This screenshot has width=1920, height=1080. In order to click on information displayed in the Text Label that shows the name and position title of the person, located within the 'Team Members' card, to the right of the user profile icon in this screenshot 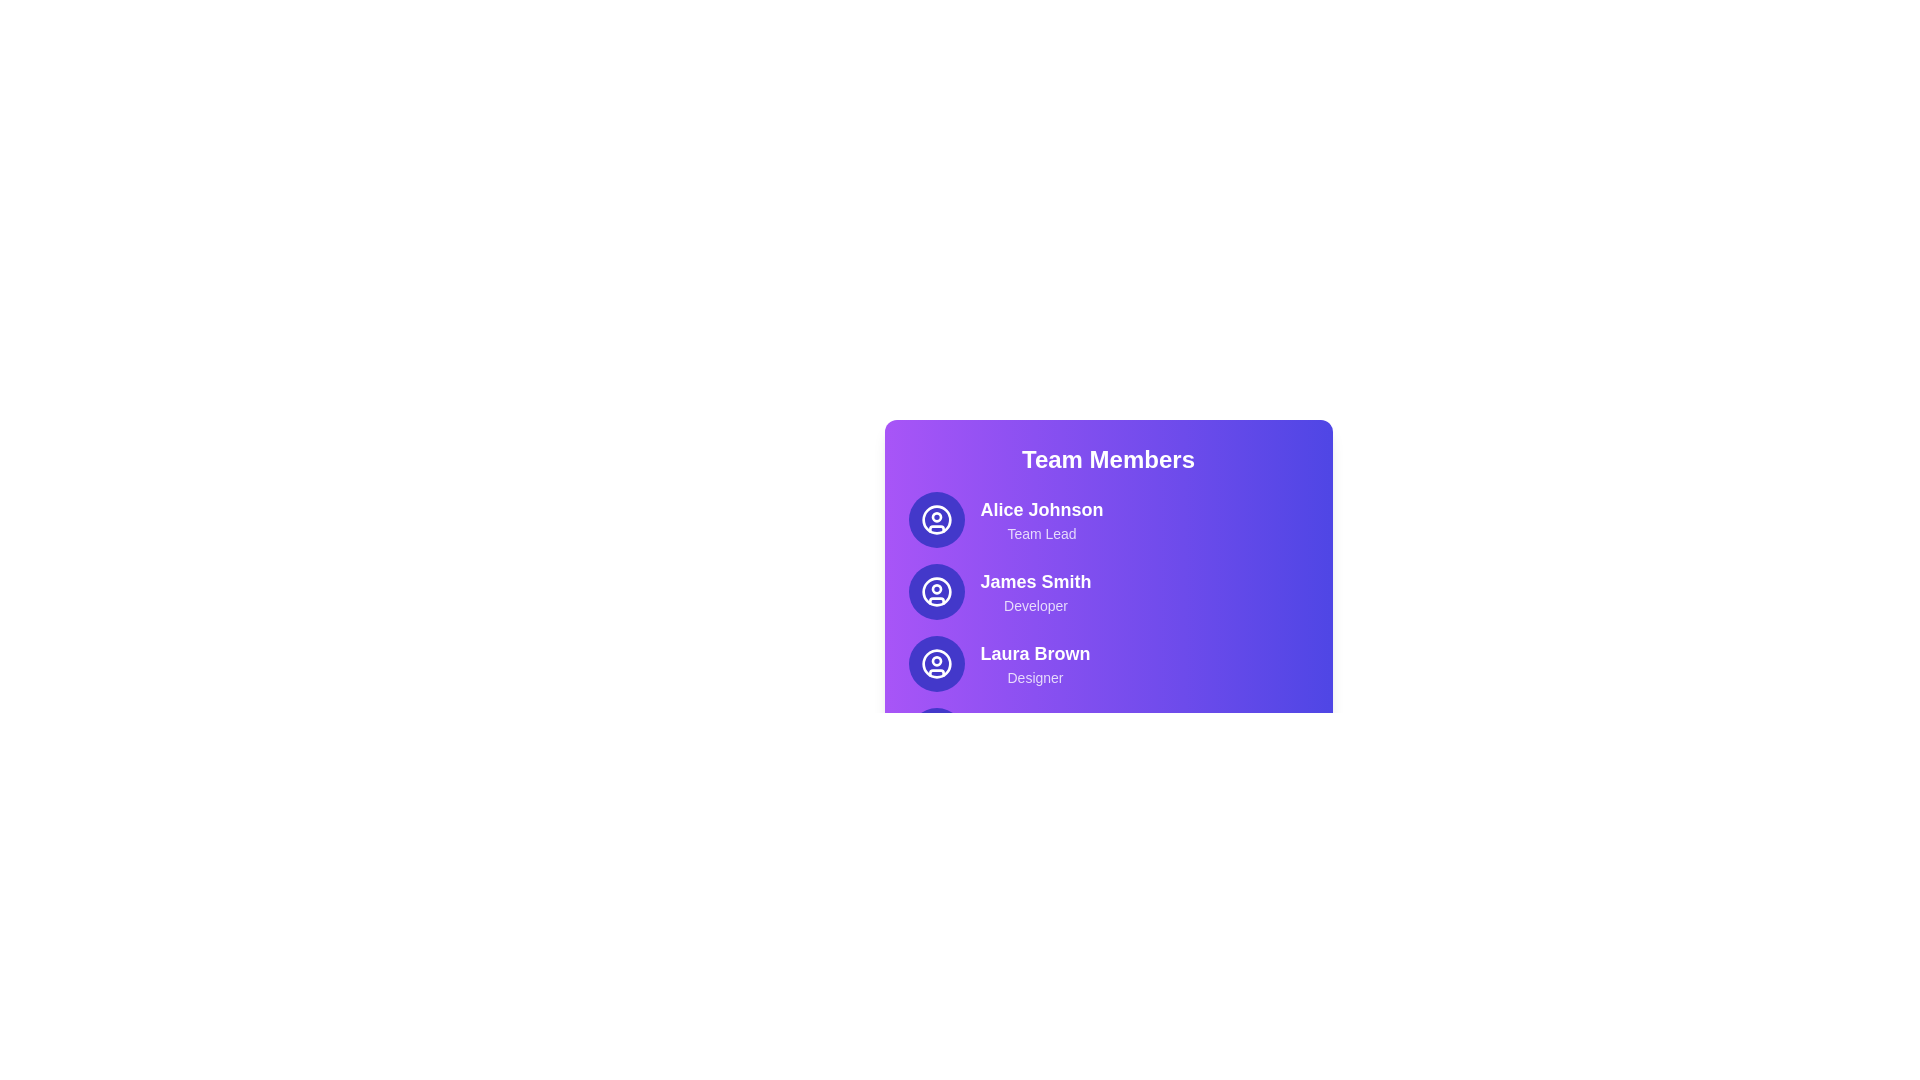, I will do `click(1040, 519)`.